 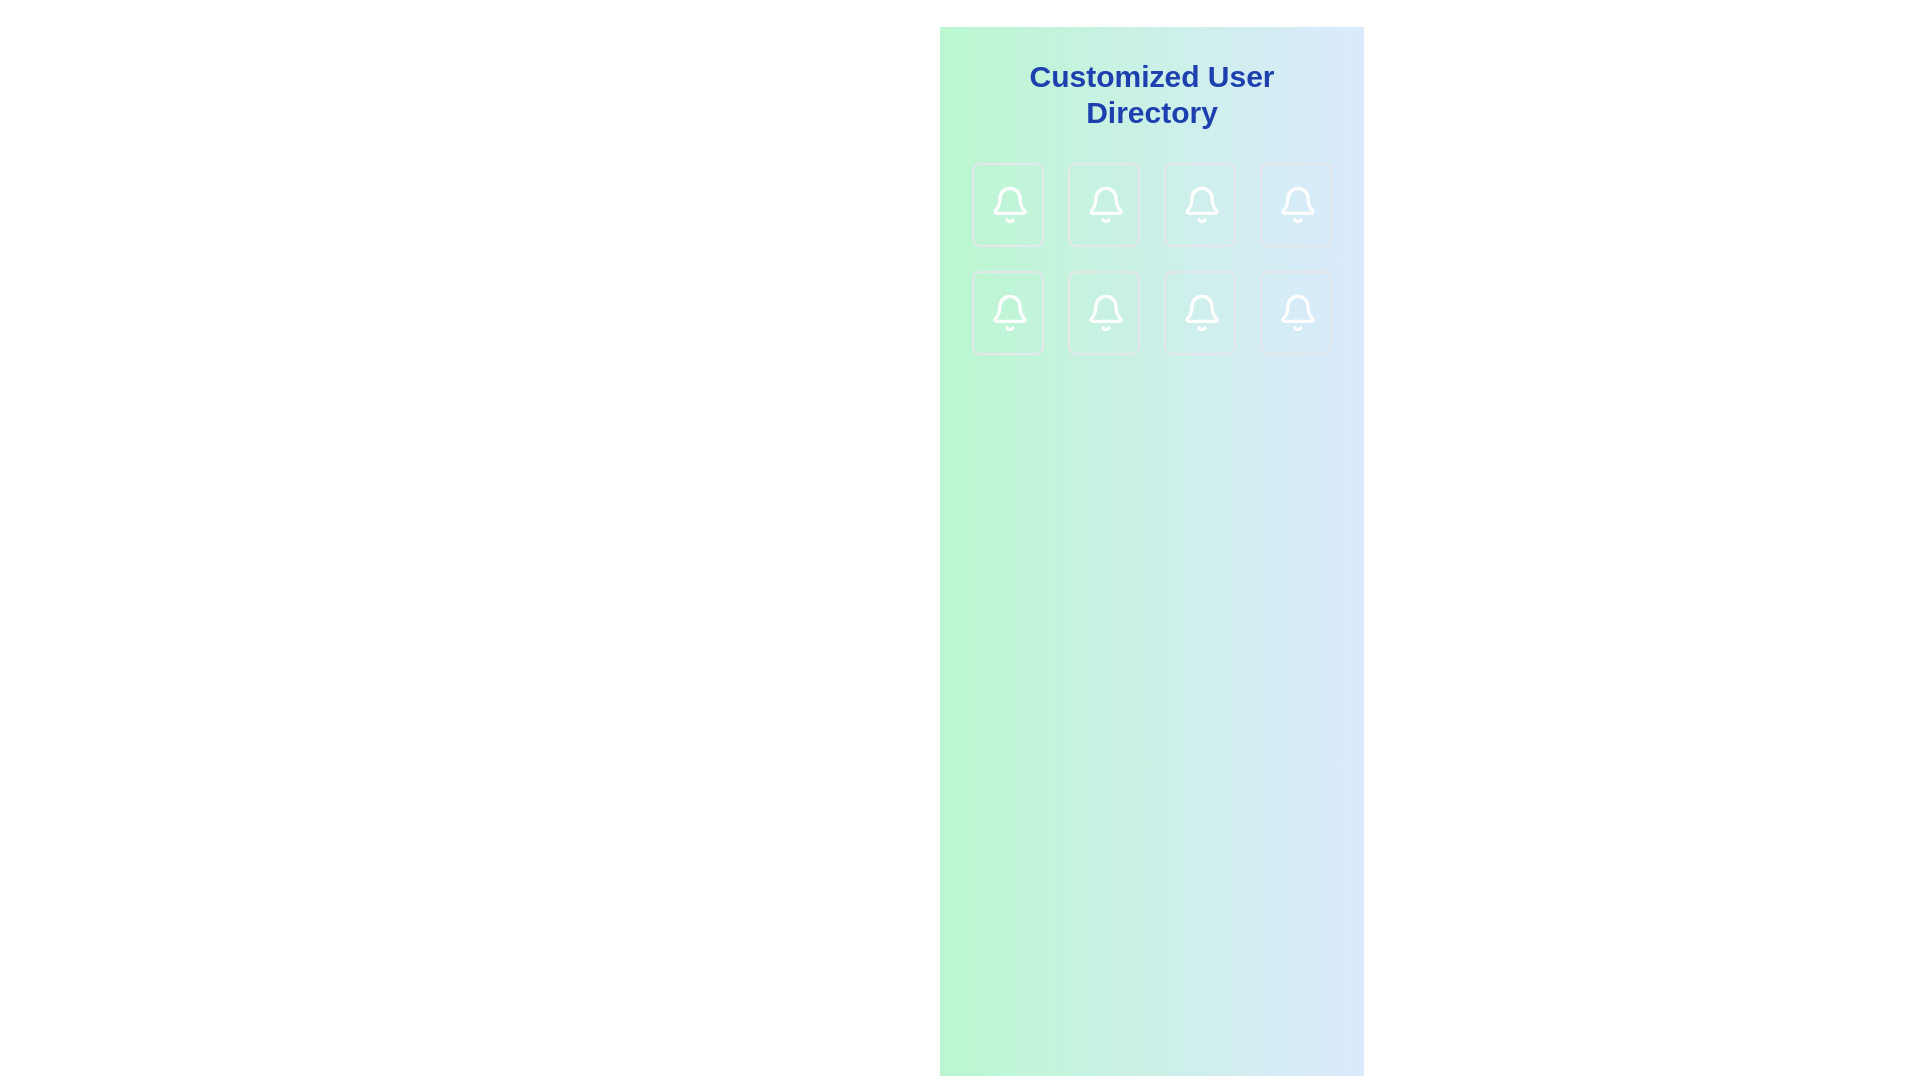 What do you see at coordinates (1009, 204) in the screenshot?
I see `the bell-shaped notification icon located at the top-left corner of the grid structure in the interface` at bounding box center [1009, 204].